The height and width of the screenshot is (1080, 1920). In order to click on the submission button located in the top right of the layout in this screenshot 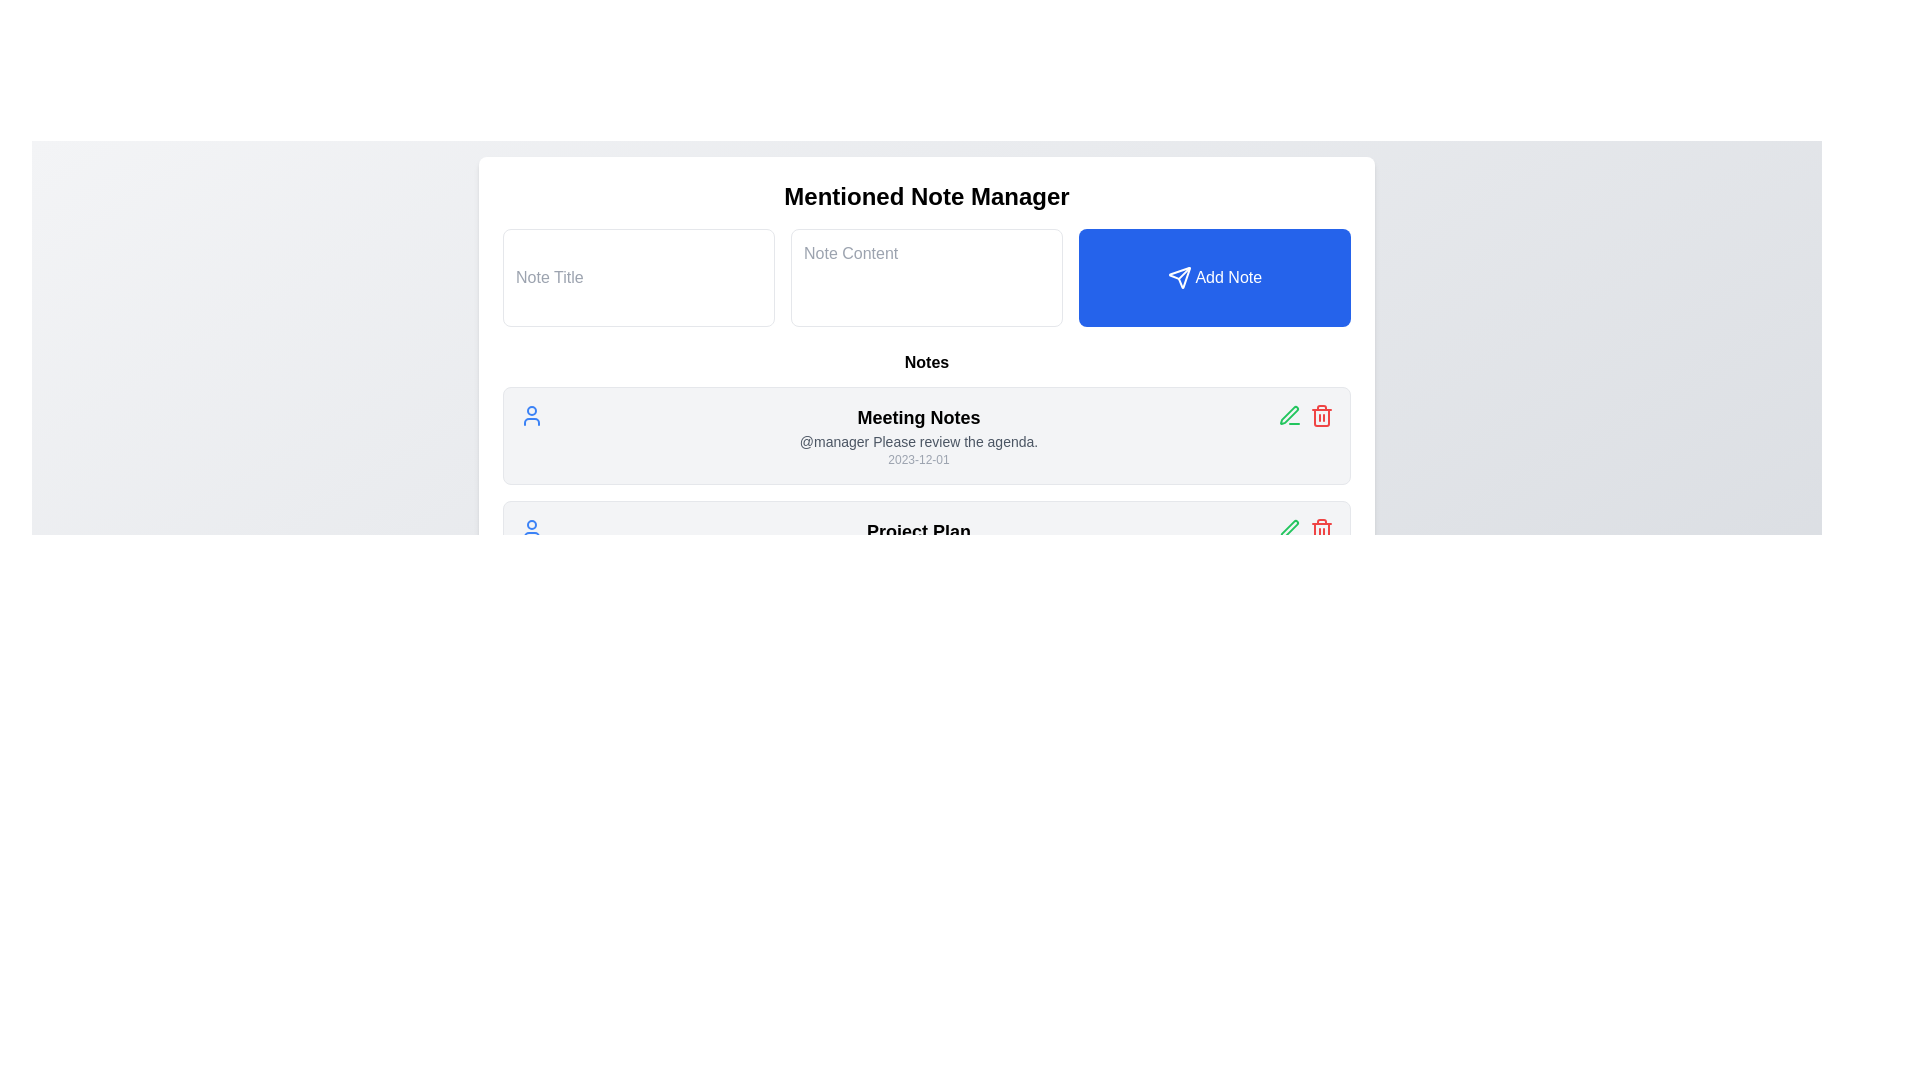, I will do `click(1213, 277)`.